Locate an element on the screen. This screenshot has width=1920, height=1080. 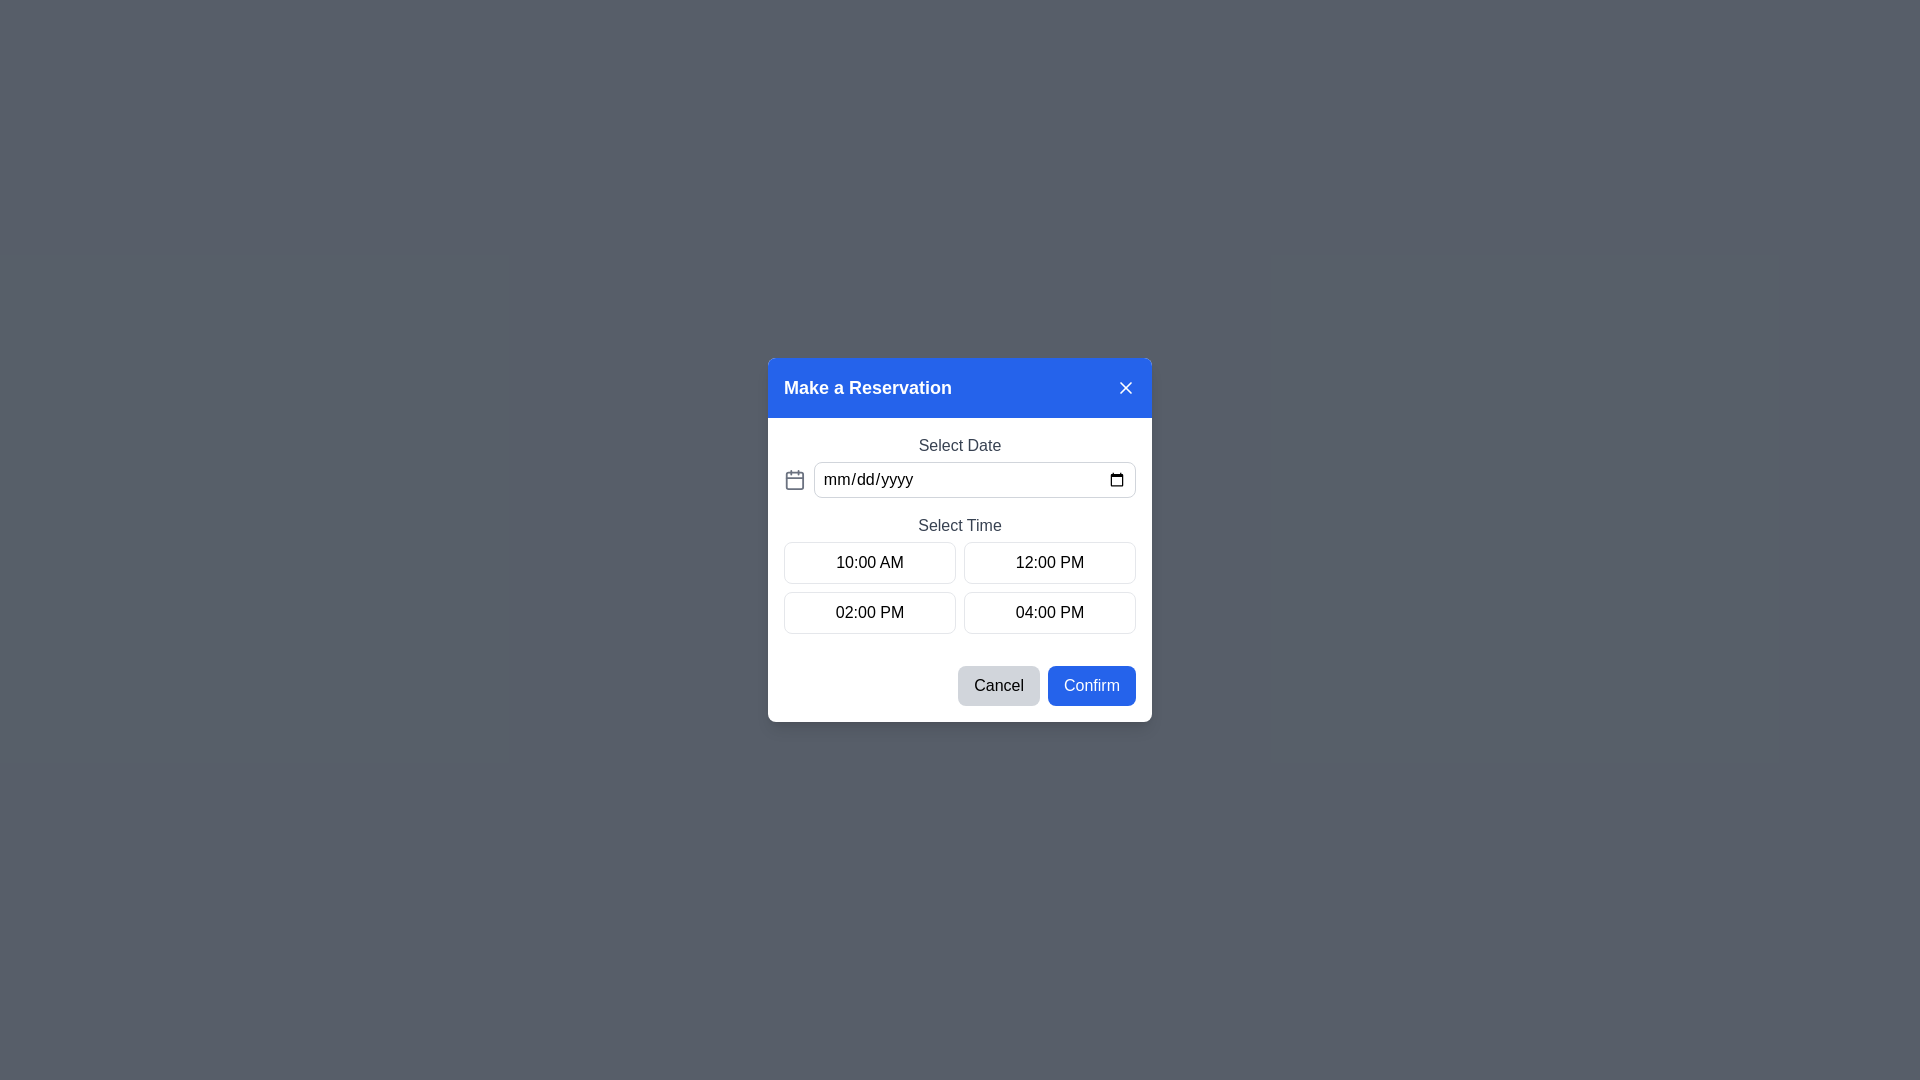
the 'Cancel' button in the Button Group at the bottom of the modal dialog is located at coordinates (960, 685).